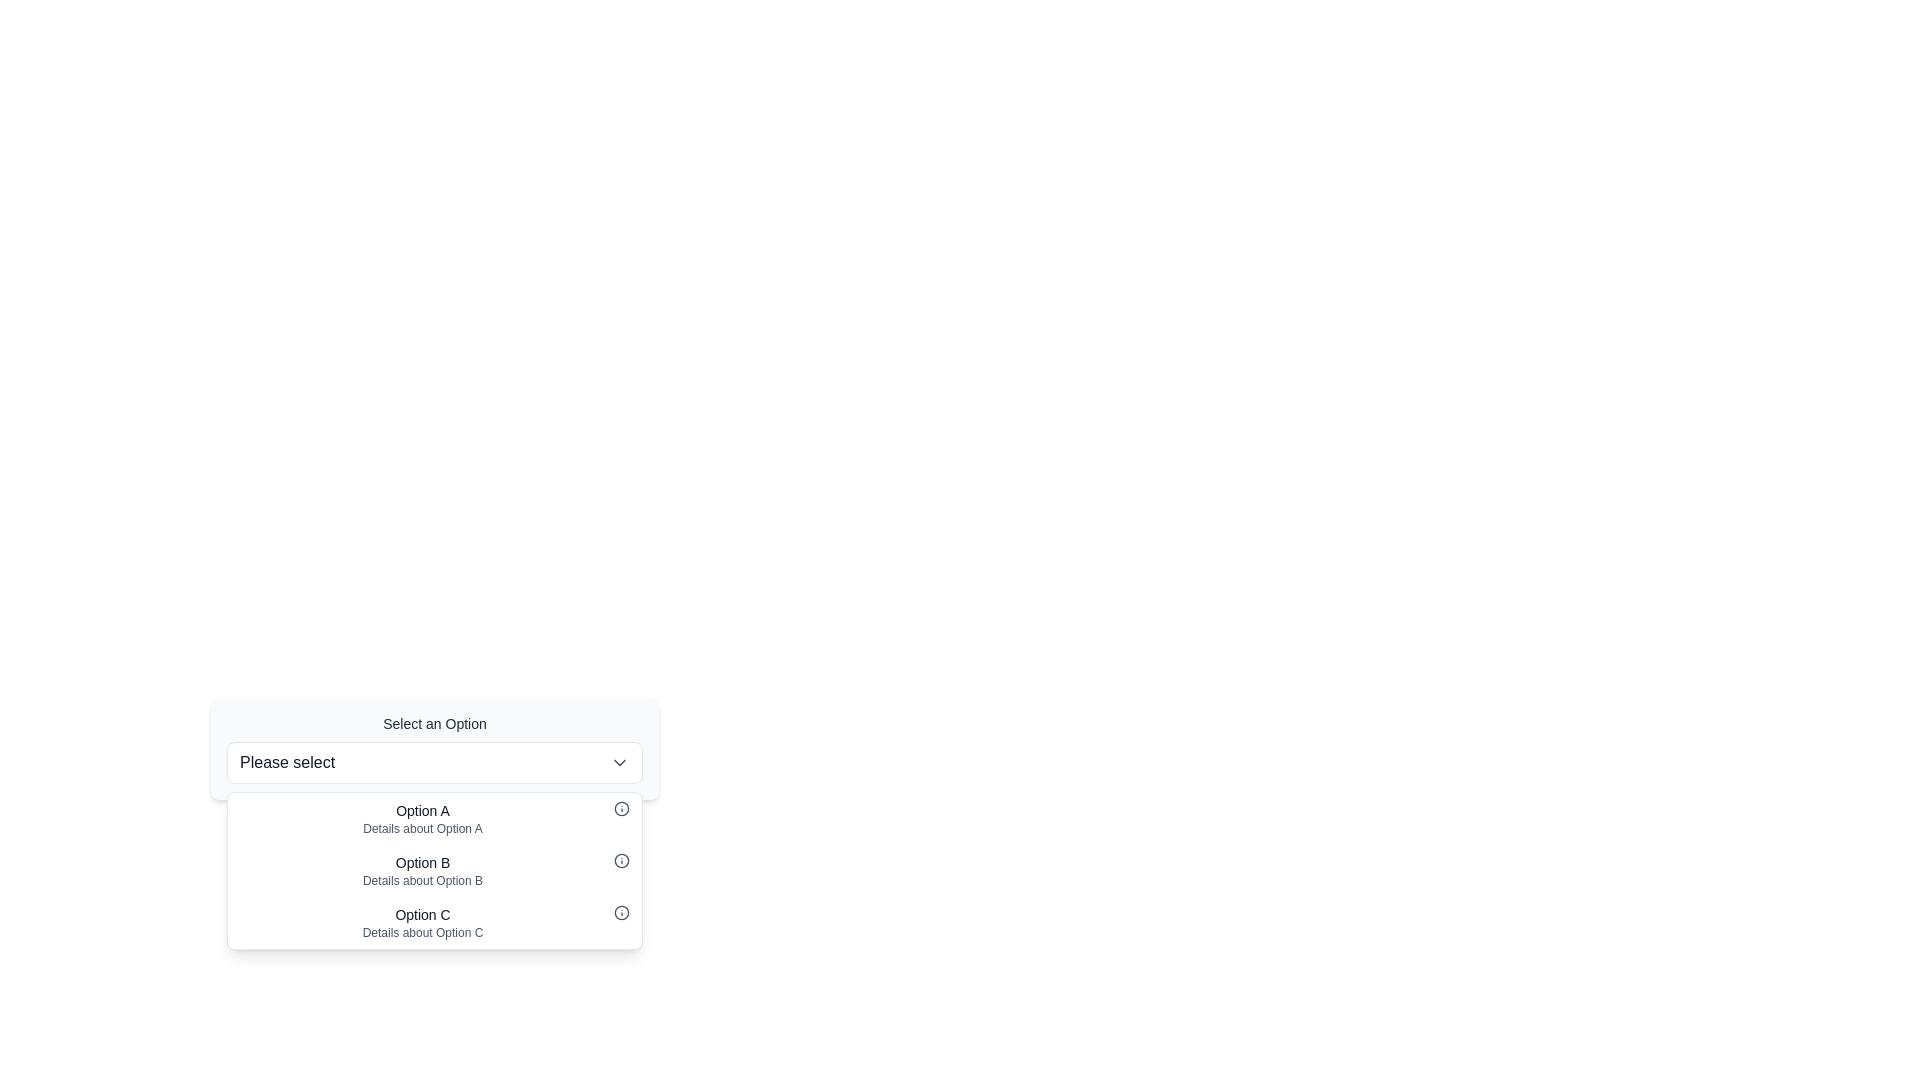 The width and height of the screenshot is (1920, 1080). Describe the element at coordinates (434, 870) in the screenshot. I see `the dropdown menu option labeled 'Option B'` at that location.